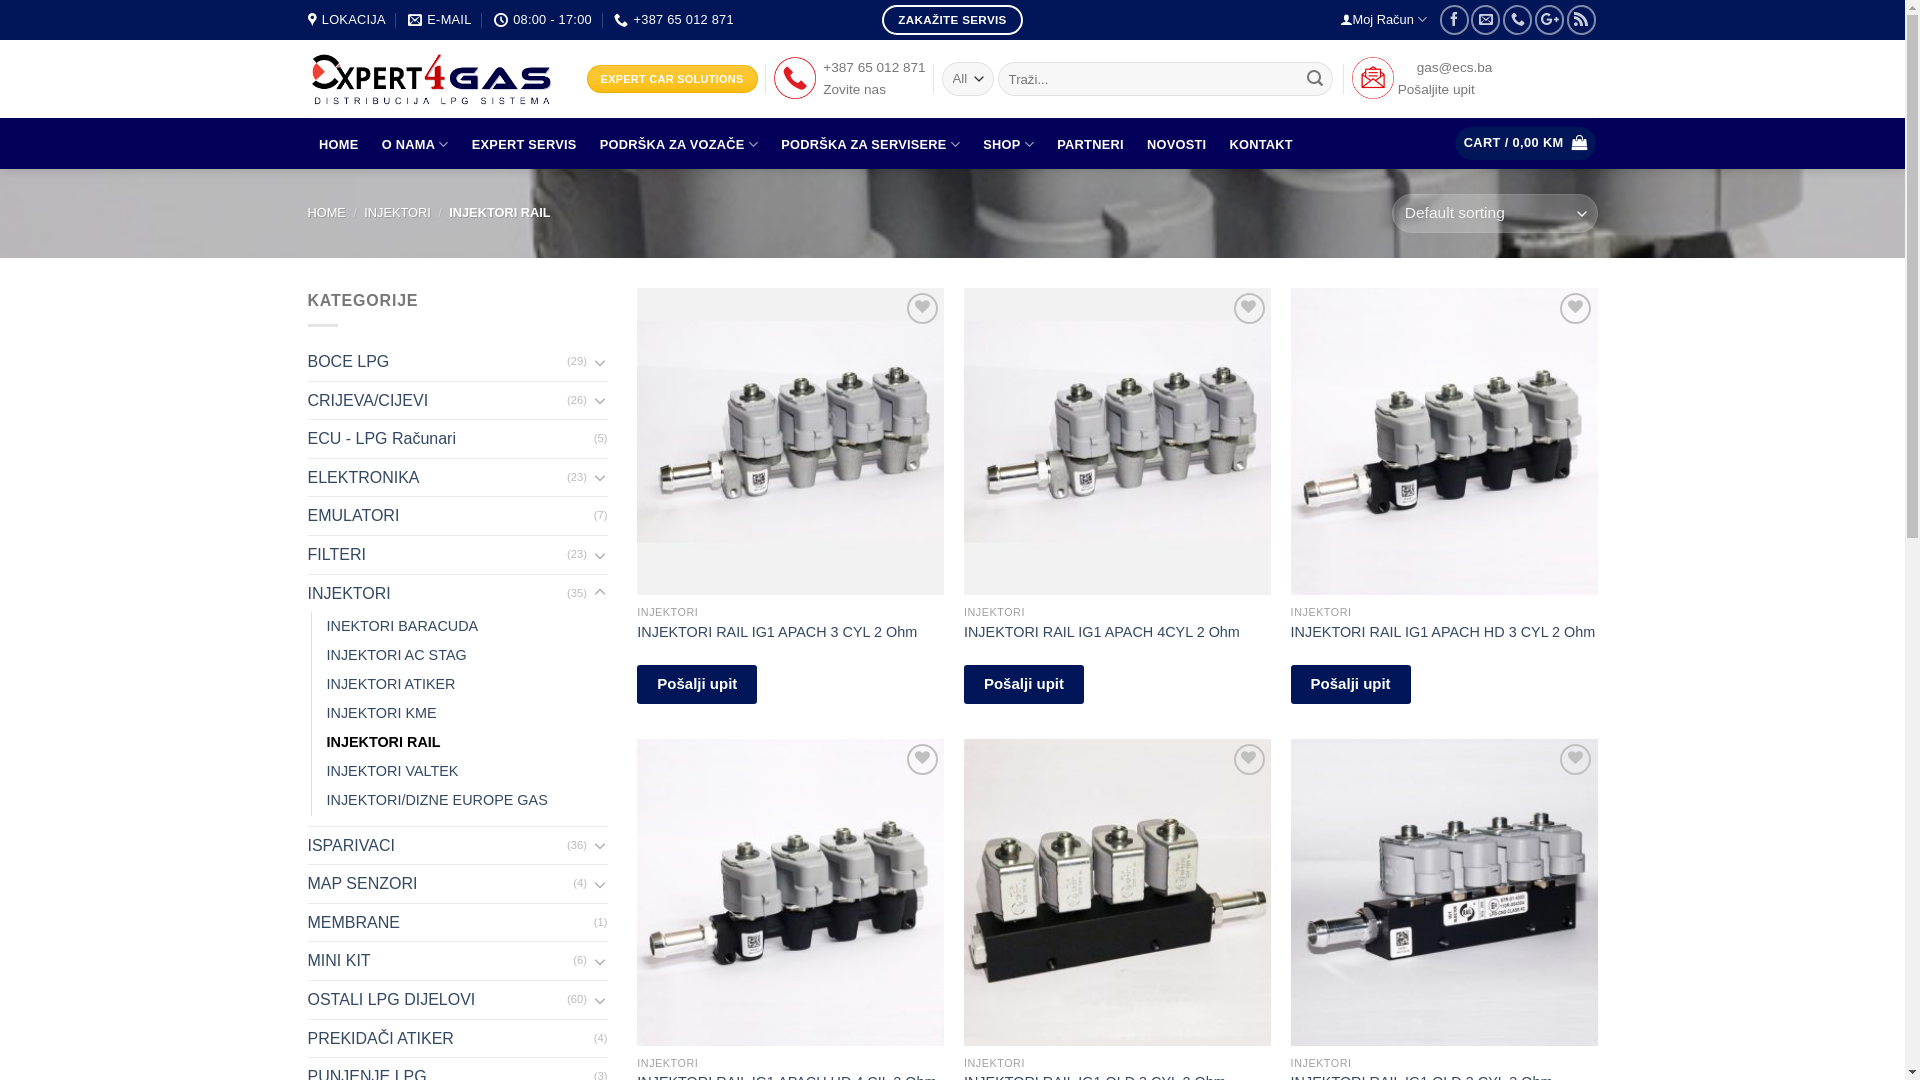 This screenshot has height=1080, width=1920. Describe the element at coordinates (397, 212) in the screenshot. I see `'INJEKTORI'` at that location.